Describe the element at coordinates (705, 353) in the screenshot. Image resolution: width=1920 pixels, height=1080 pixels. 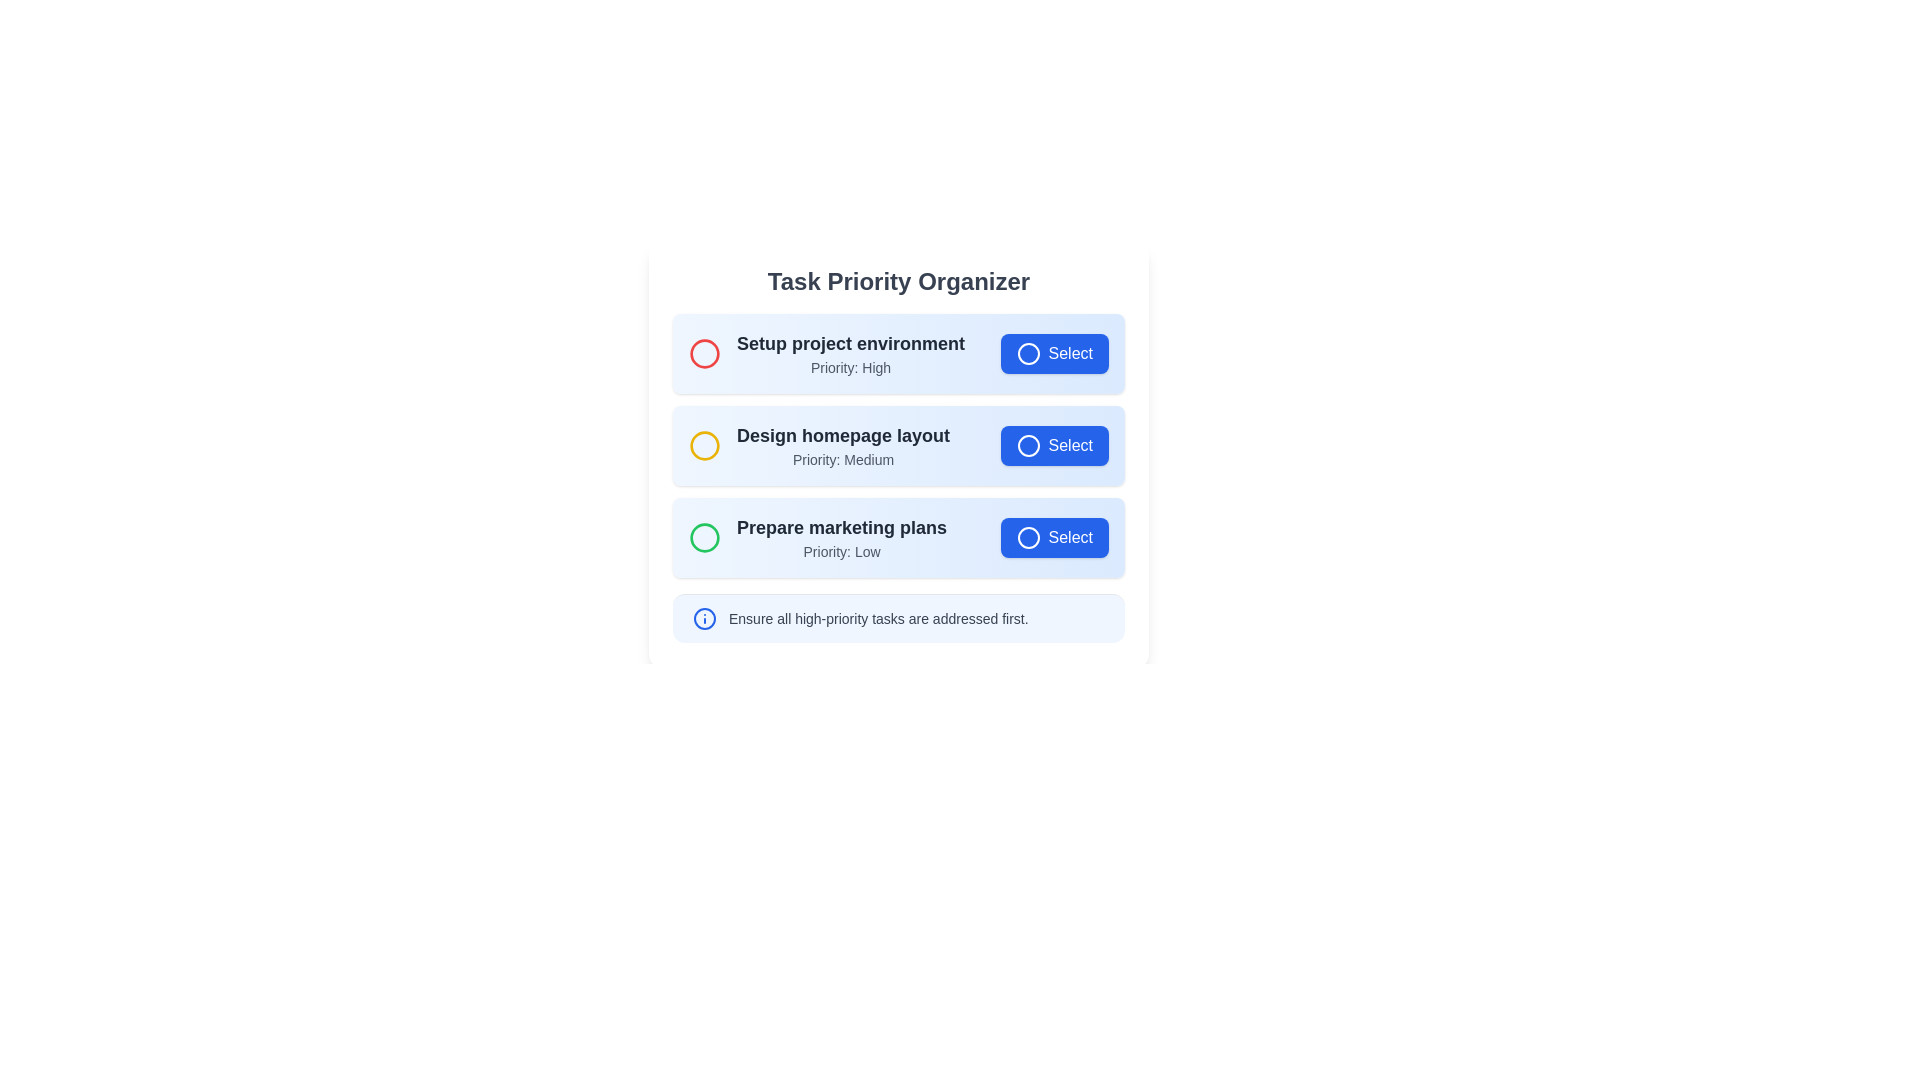
I see `the priority status icon, which is the first in a column and is red, indicating high priority for the task 'Setup project environment'` at that location.